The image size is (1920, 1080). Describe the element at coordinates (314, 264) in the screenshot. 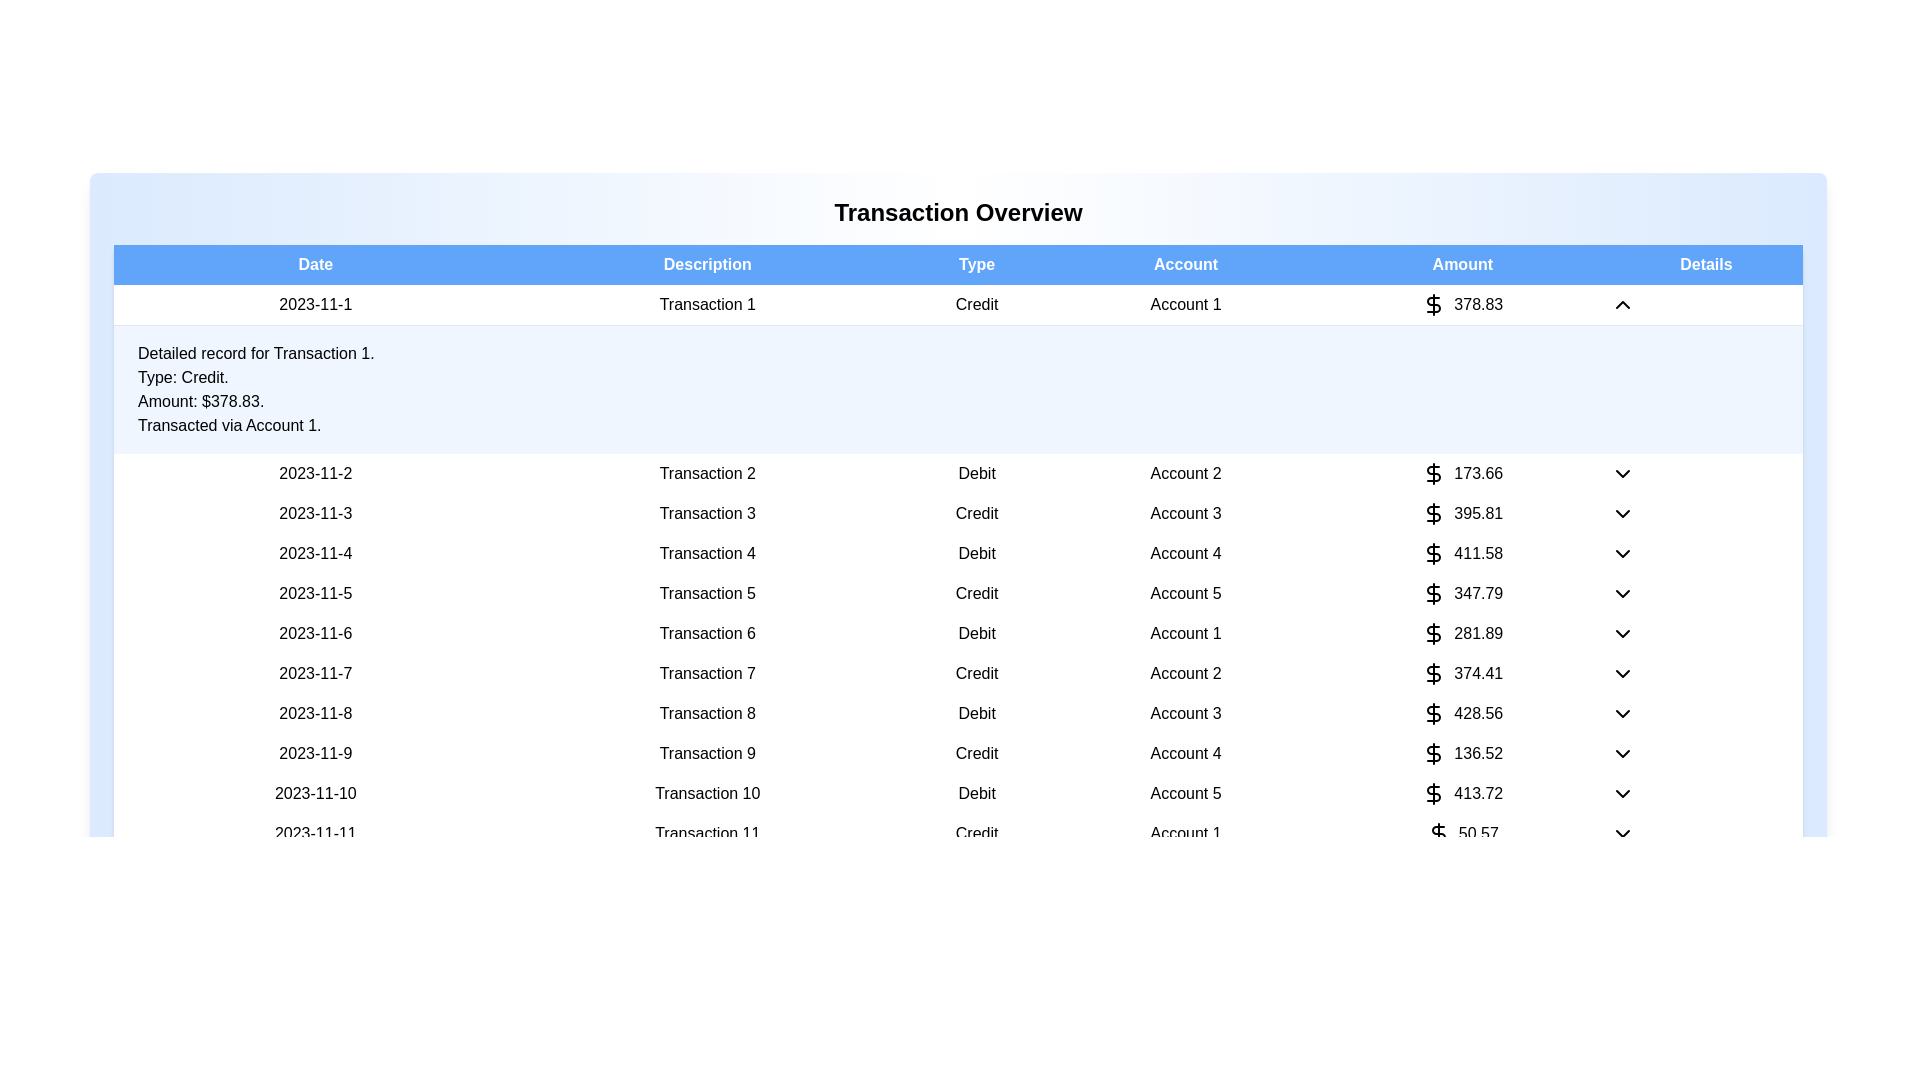

I see `the column header Date to sort or filter the transactions` at that location.